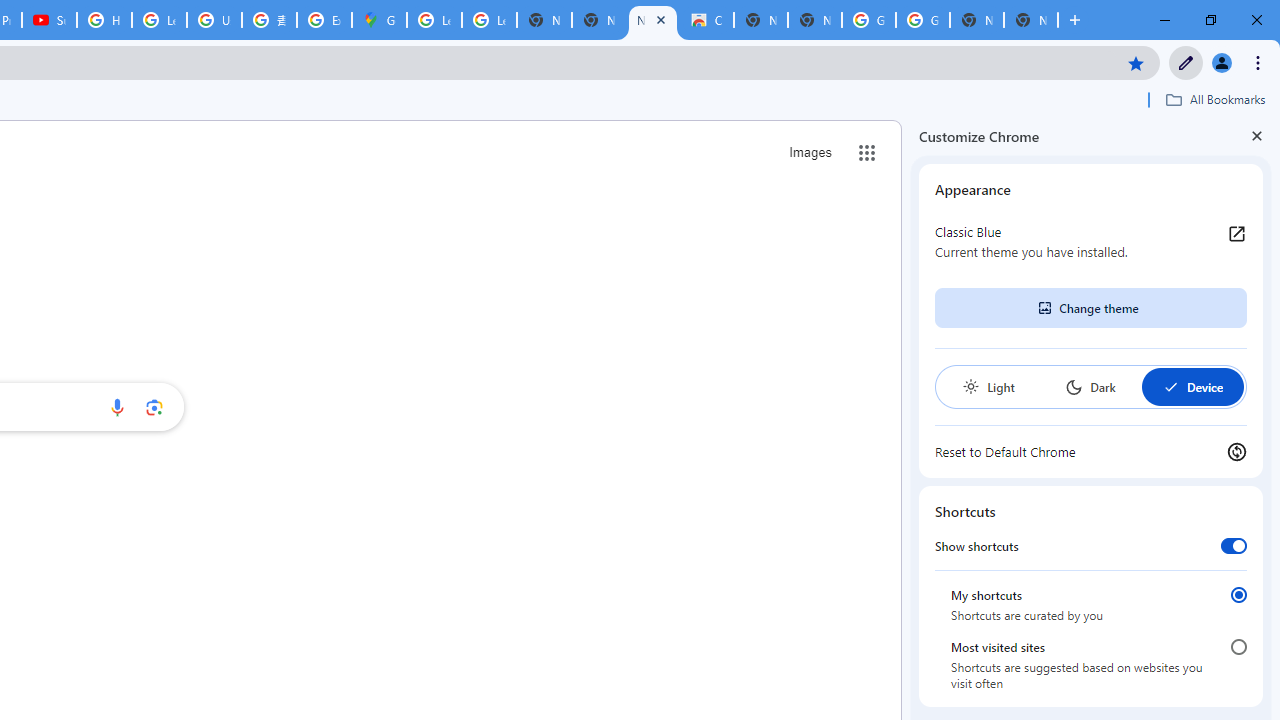 The image size is (1280, 720). Describe the element at coordinates (869, 20) in the screenshot. I see `'Google Images'` at that location.